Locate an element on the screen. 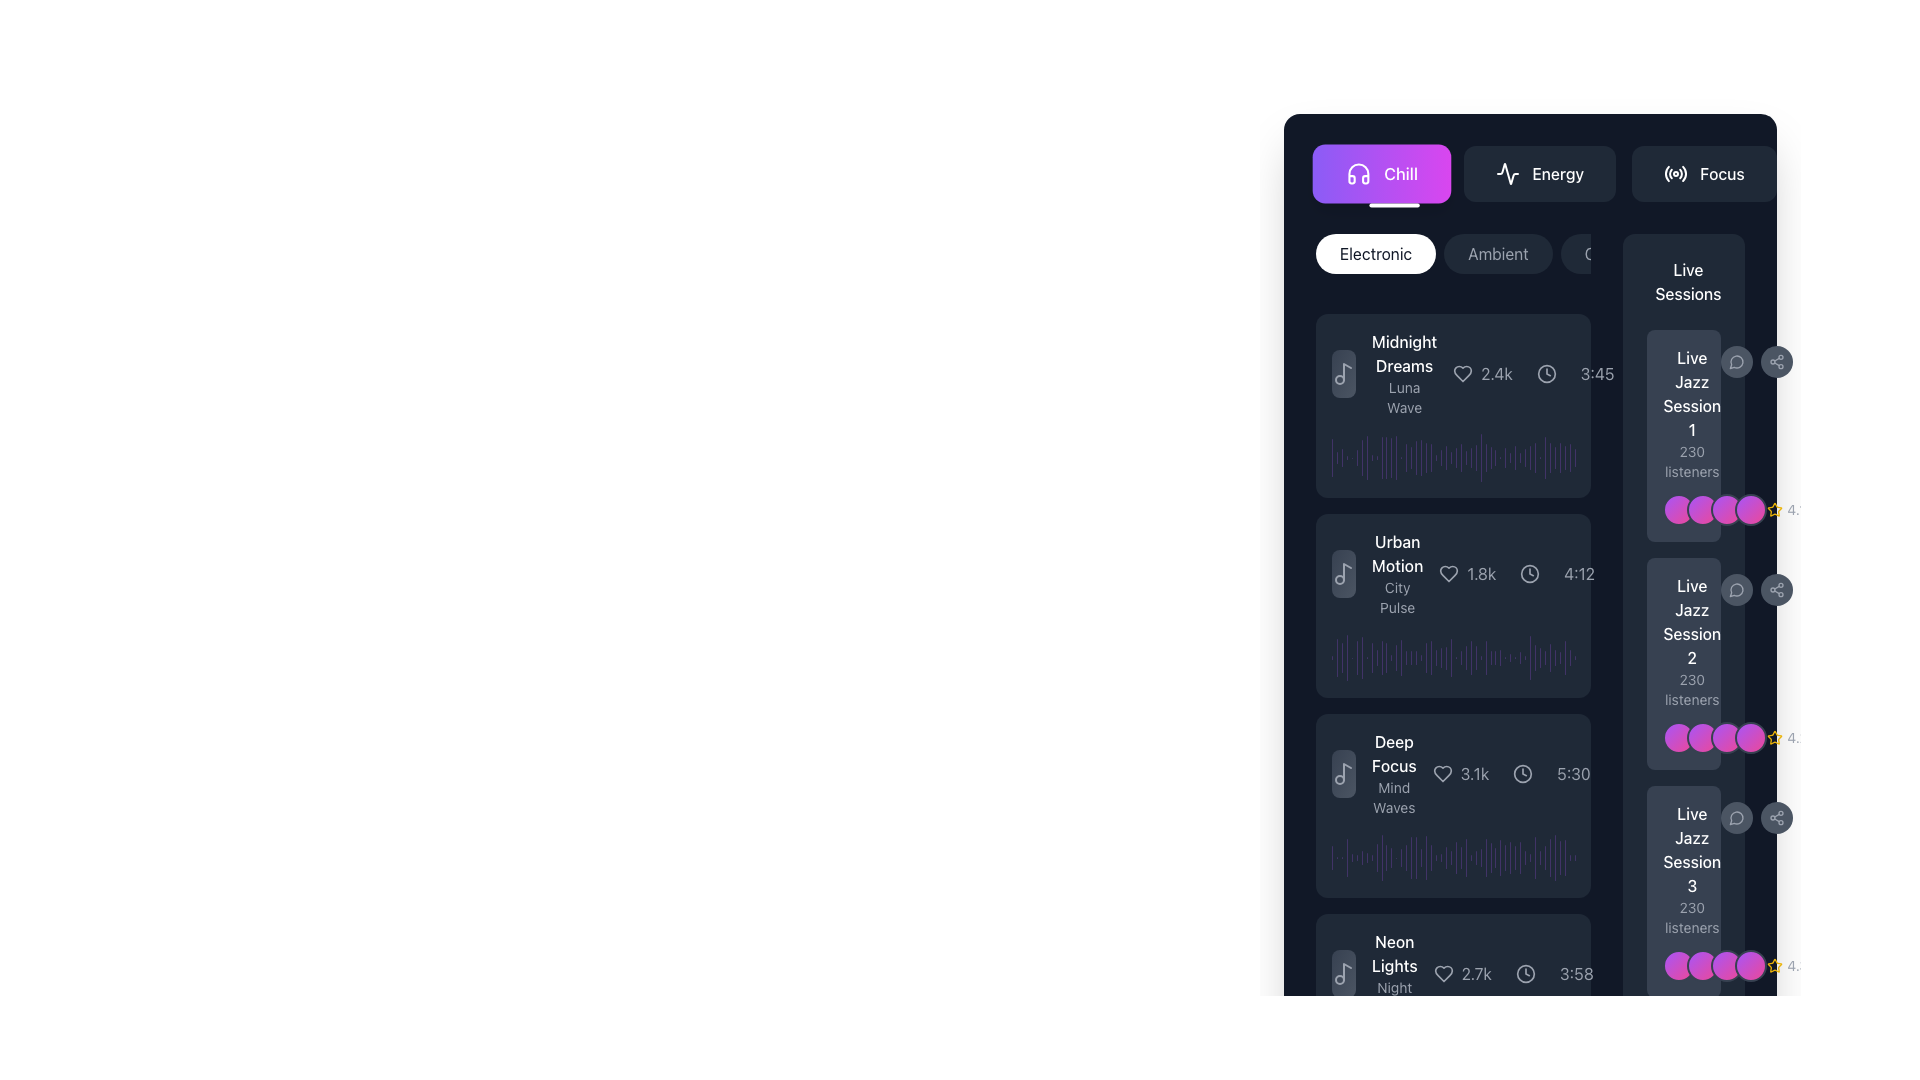  the heart icon with text displaying '2.7k' located in the lower section of the 'Neon Lights' content card is located at coordinates (1462, 973).